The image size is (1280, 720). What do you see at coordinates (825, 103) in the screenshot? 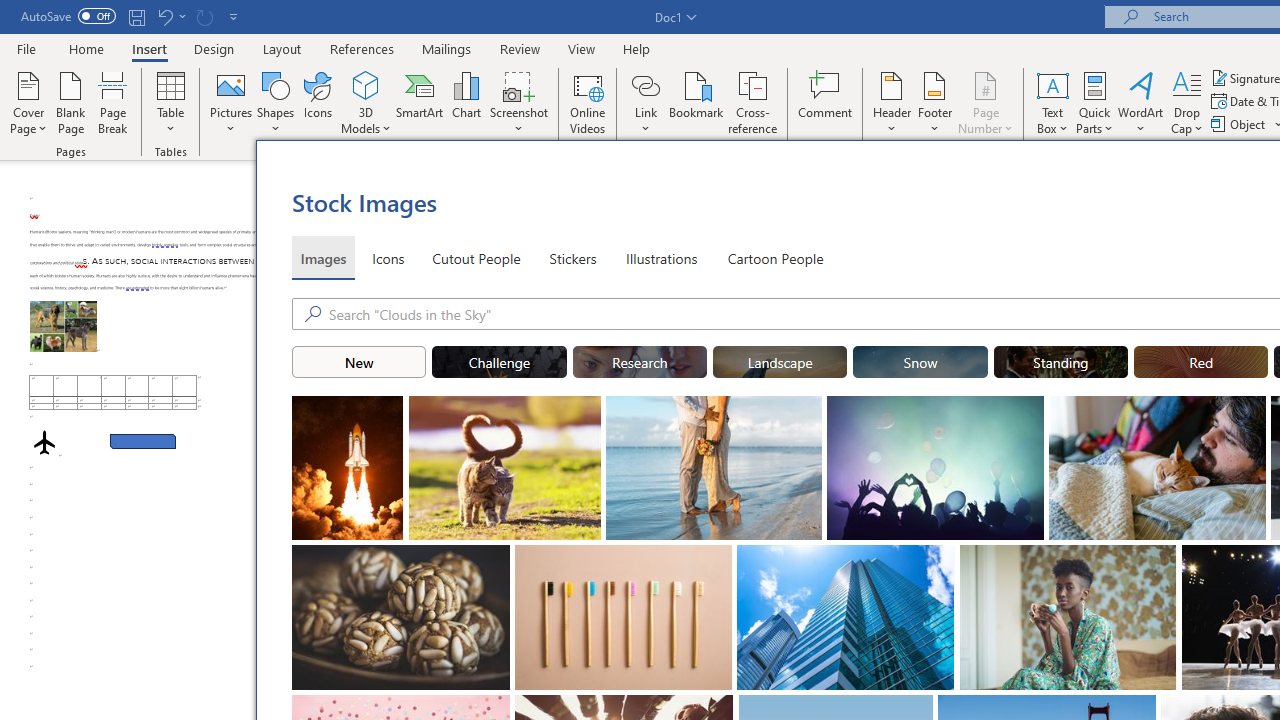
I see `'Comment'` at bounding box center [825, 103].